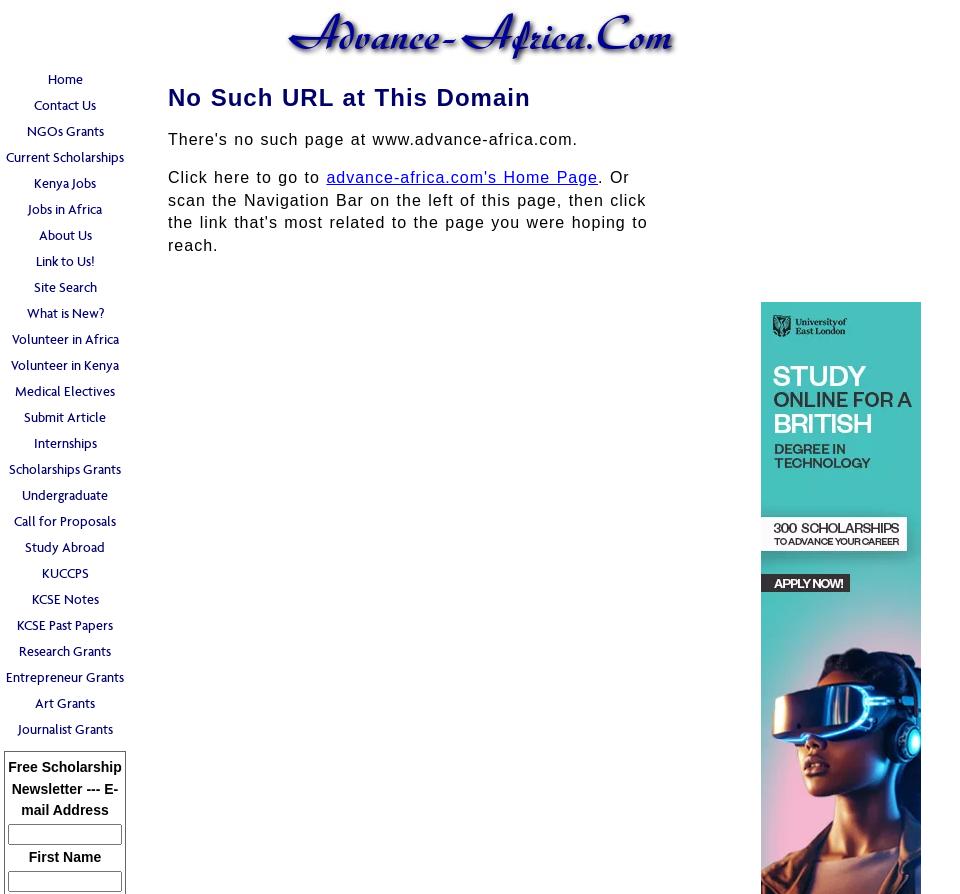 This screenshot has height=894, width=960. Describe the element at coordinates (64, 855) in the screenshot. I see `'First Name'` at that location.